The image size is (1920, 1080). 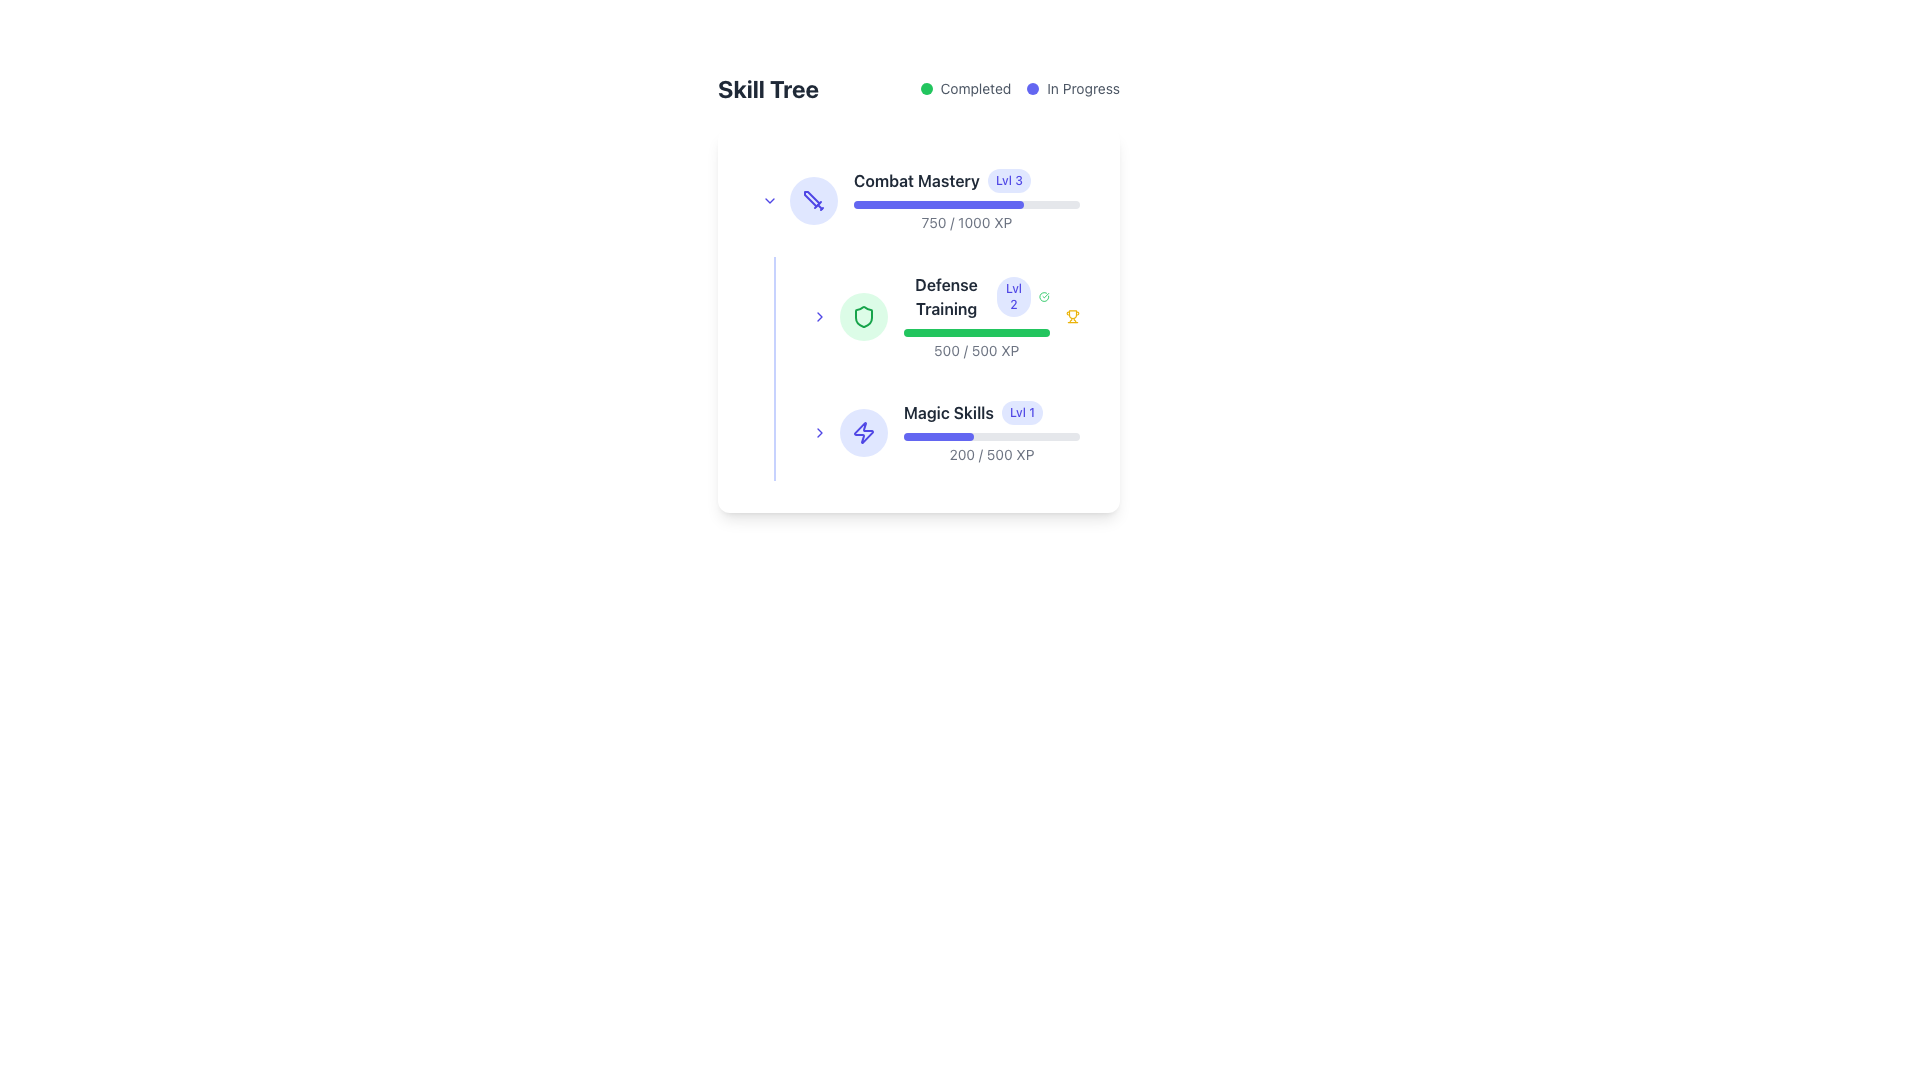 What do you see at coordinates (1071, 315) in the screenshot?
I see `the trophy icon representing achievement in the 'Defense Training' skill, located near the right edge of the 'Defense Training' card` at bounding box center [1071, 315].